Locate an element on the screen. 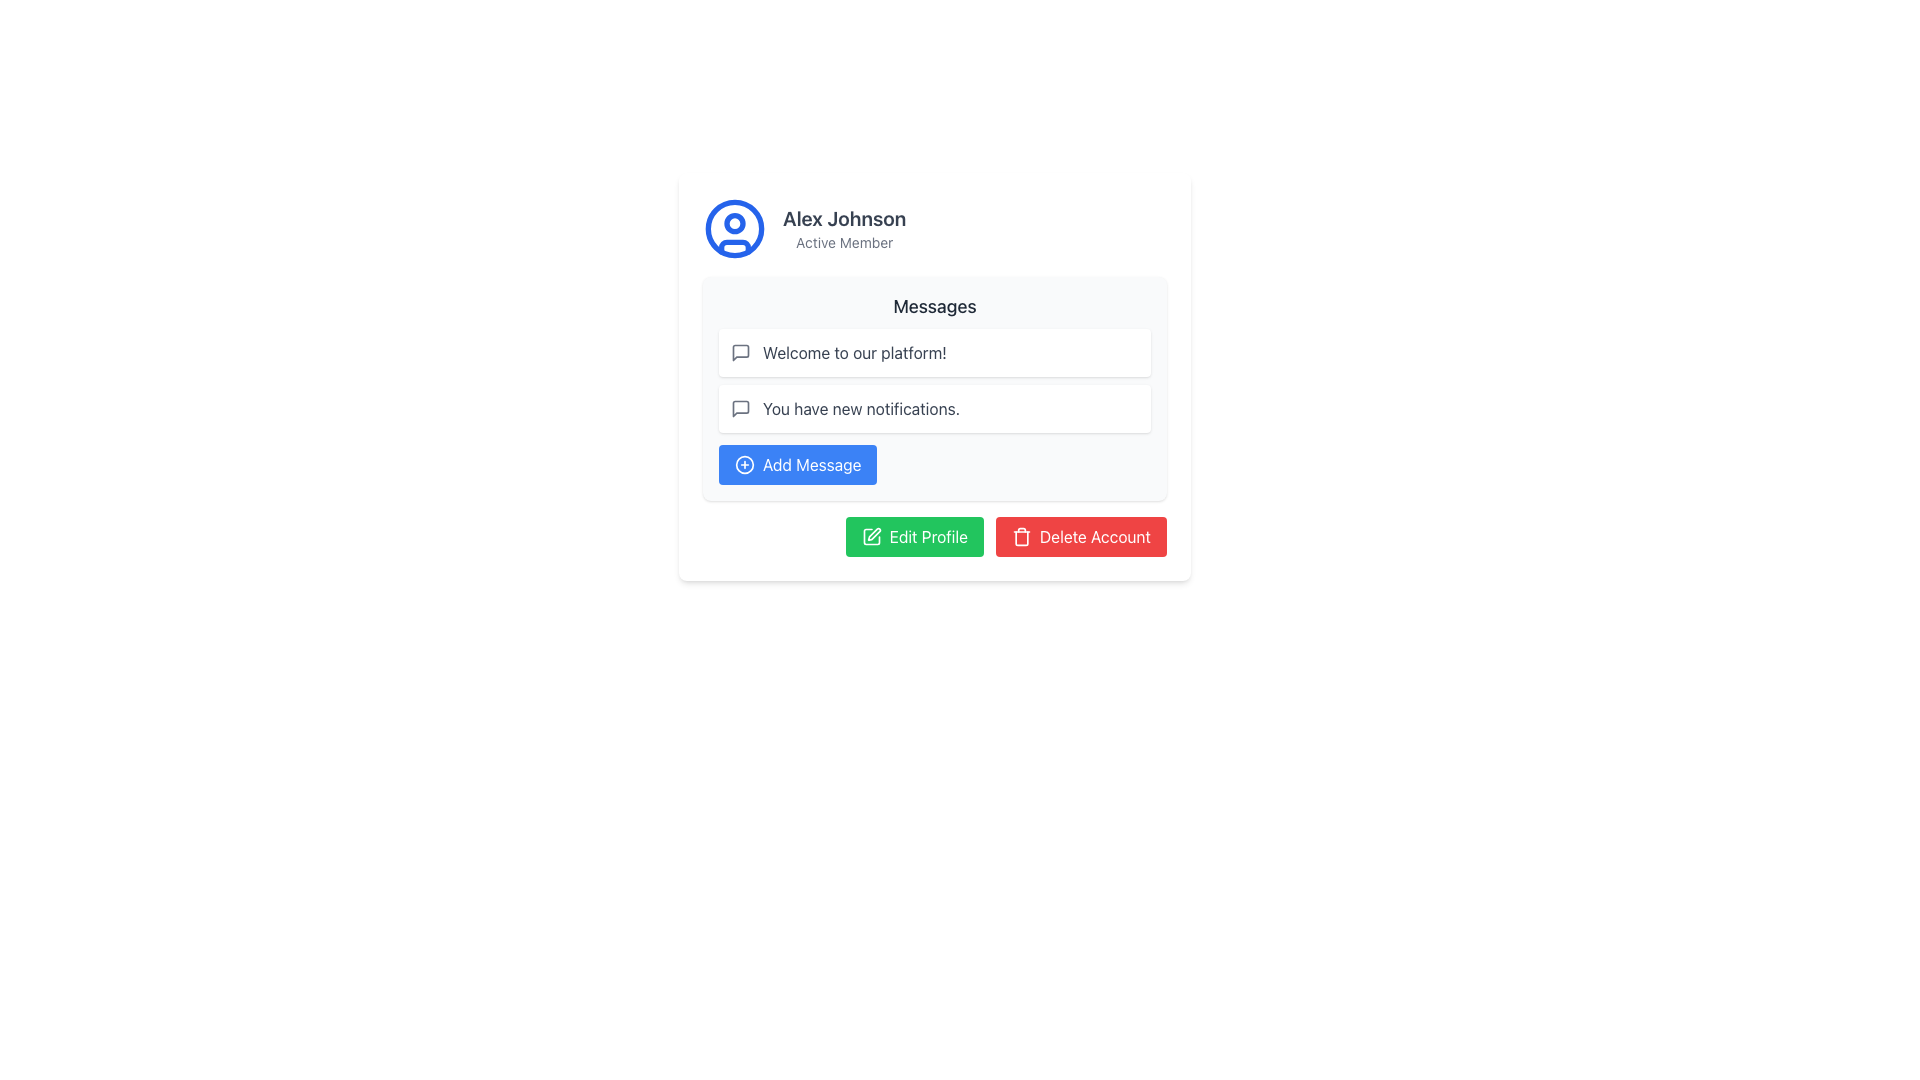 The width and height of the screenshot is (1920, 1080). the static text label displaying the user's profile or account name, which is positioned at the top-left section of the card layout is located at coordinates (844, 219).